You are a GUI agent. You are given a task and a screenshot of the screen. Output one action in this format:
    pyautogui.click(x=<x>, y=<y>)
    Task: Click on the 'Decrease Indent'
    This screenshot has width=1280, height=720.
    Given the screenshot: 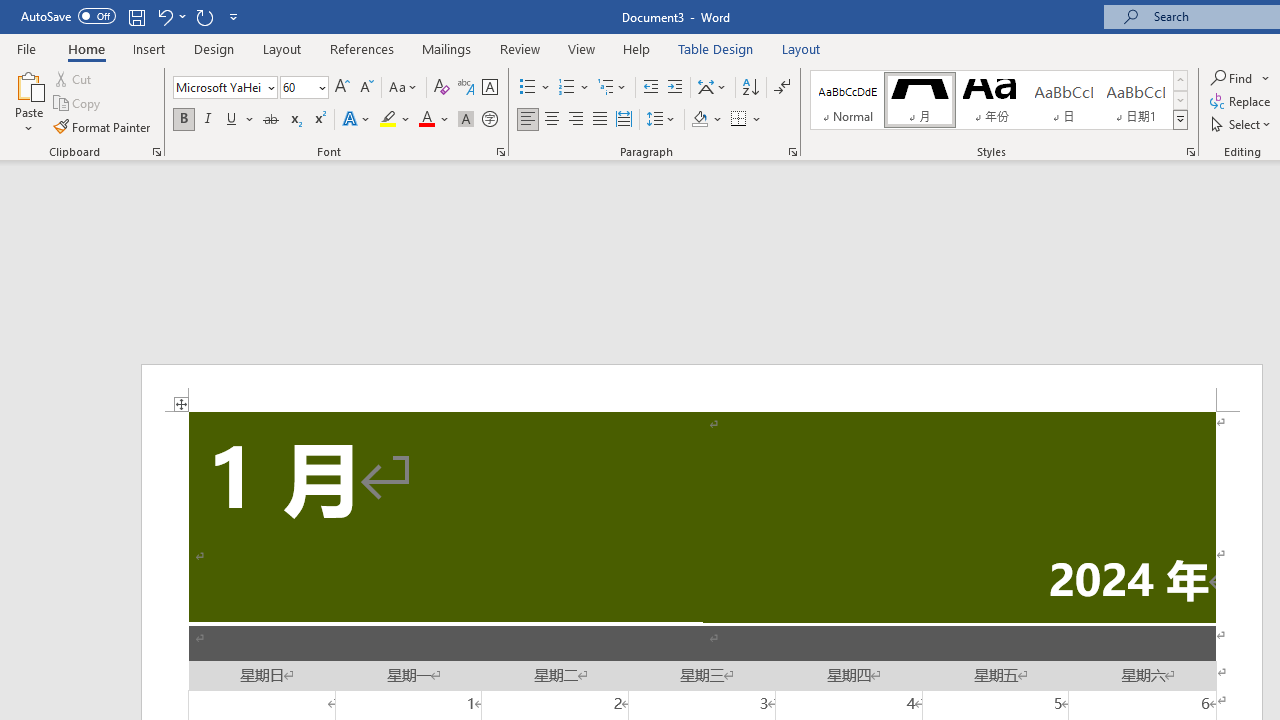 What is the action you would take?
    pyautogui.click(x=650, y=86)
    